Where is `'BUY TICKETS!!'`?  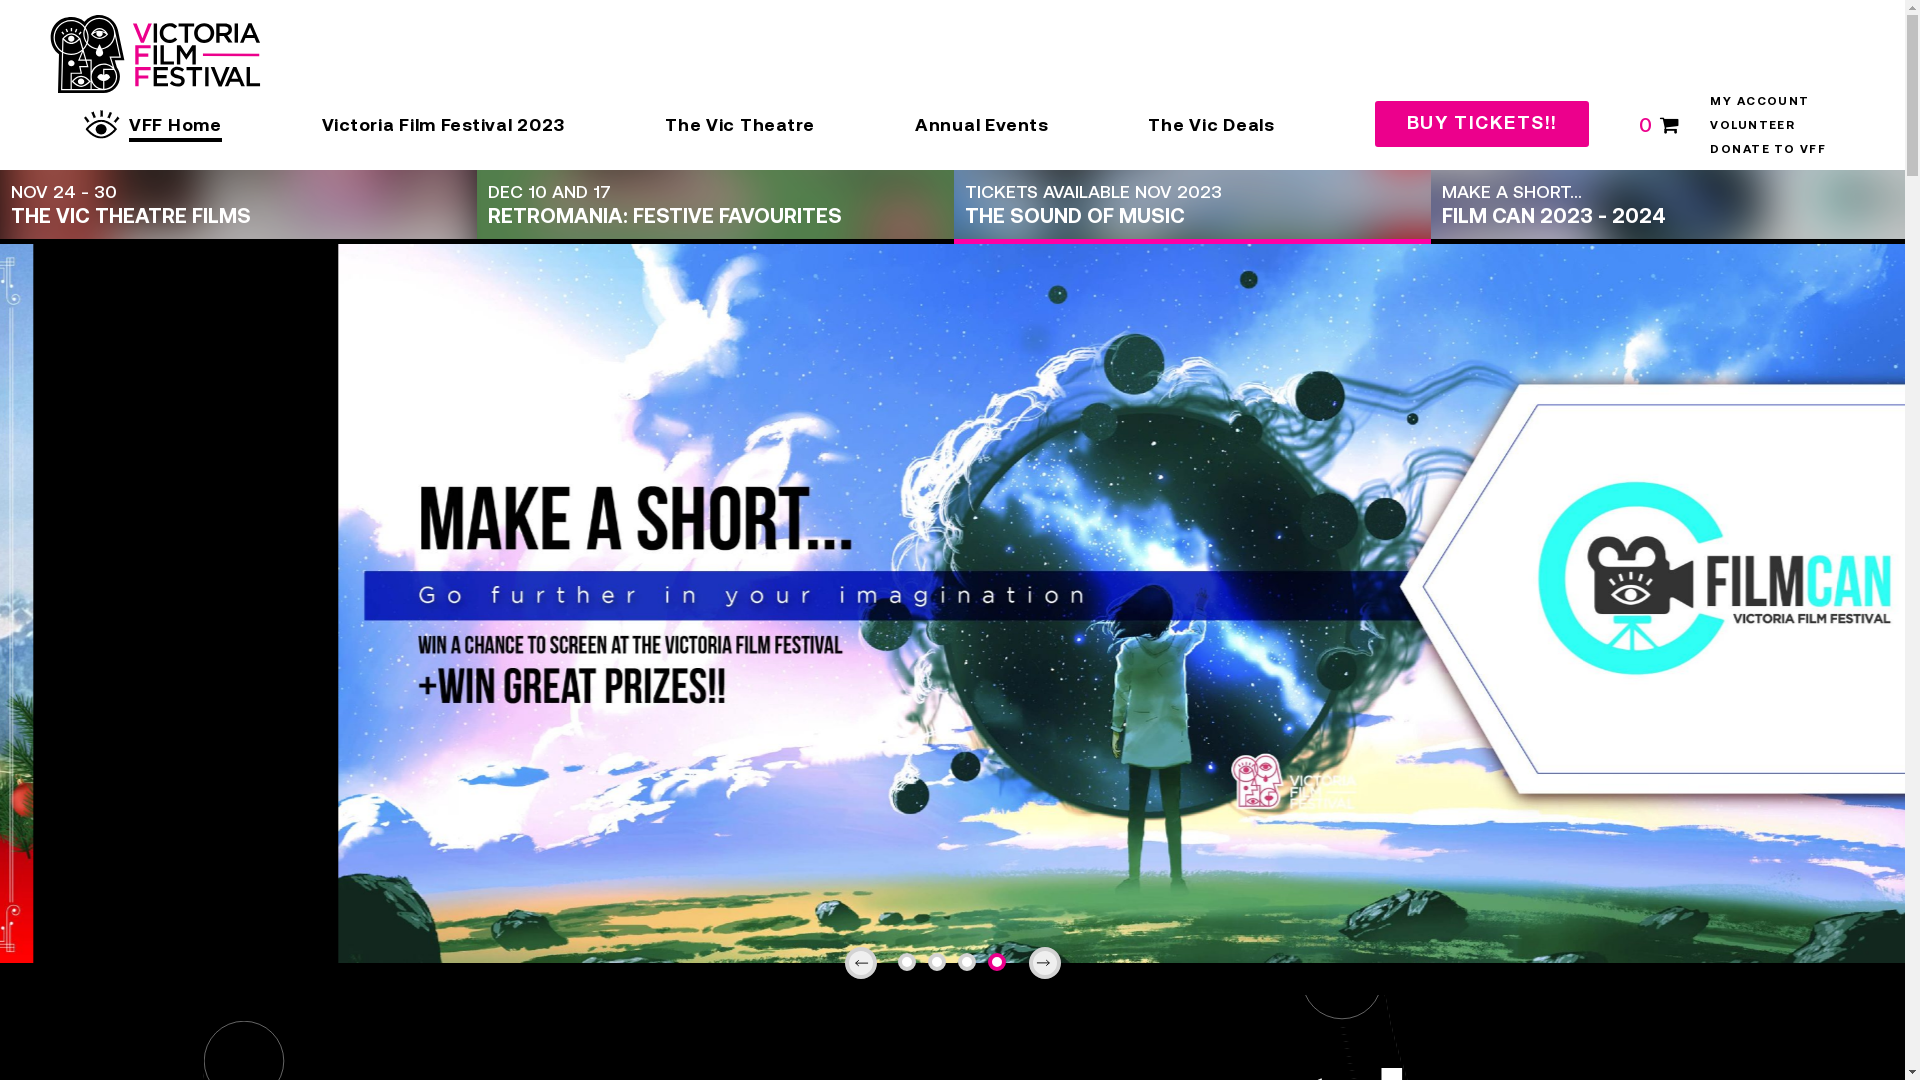
'BUY TICKETS!!' is located at coordinates (1482, 123).